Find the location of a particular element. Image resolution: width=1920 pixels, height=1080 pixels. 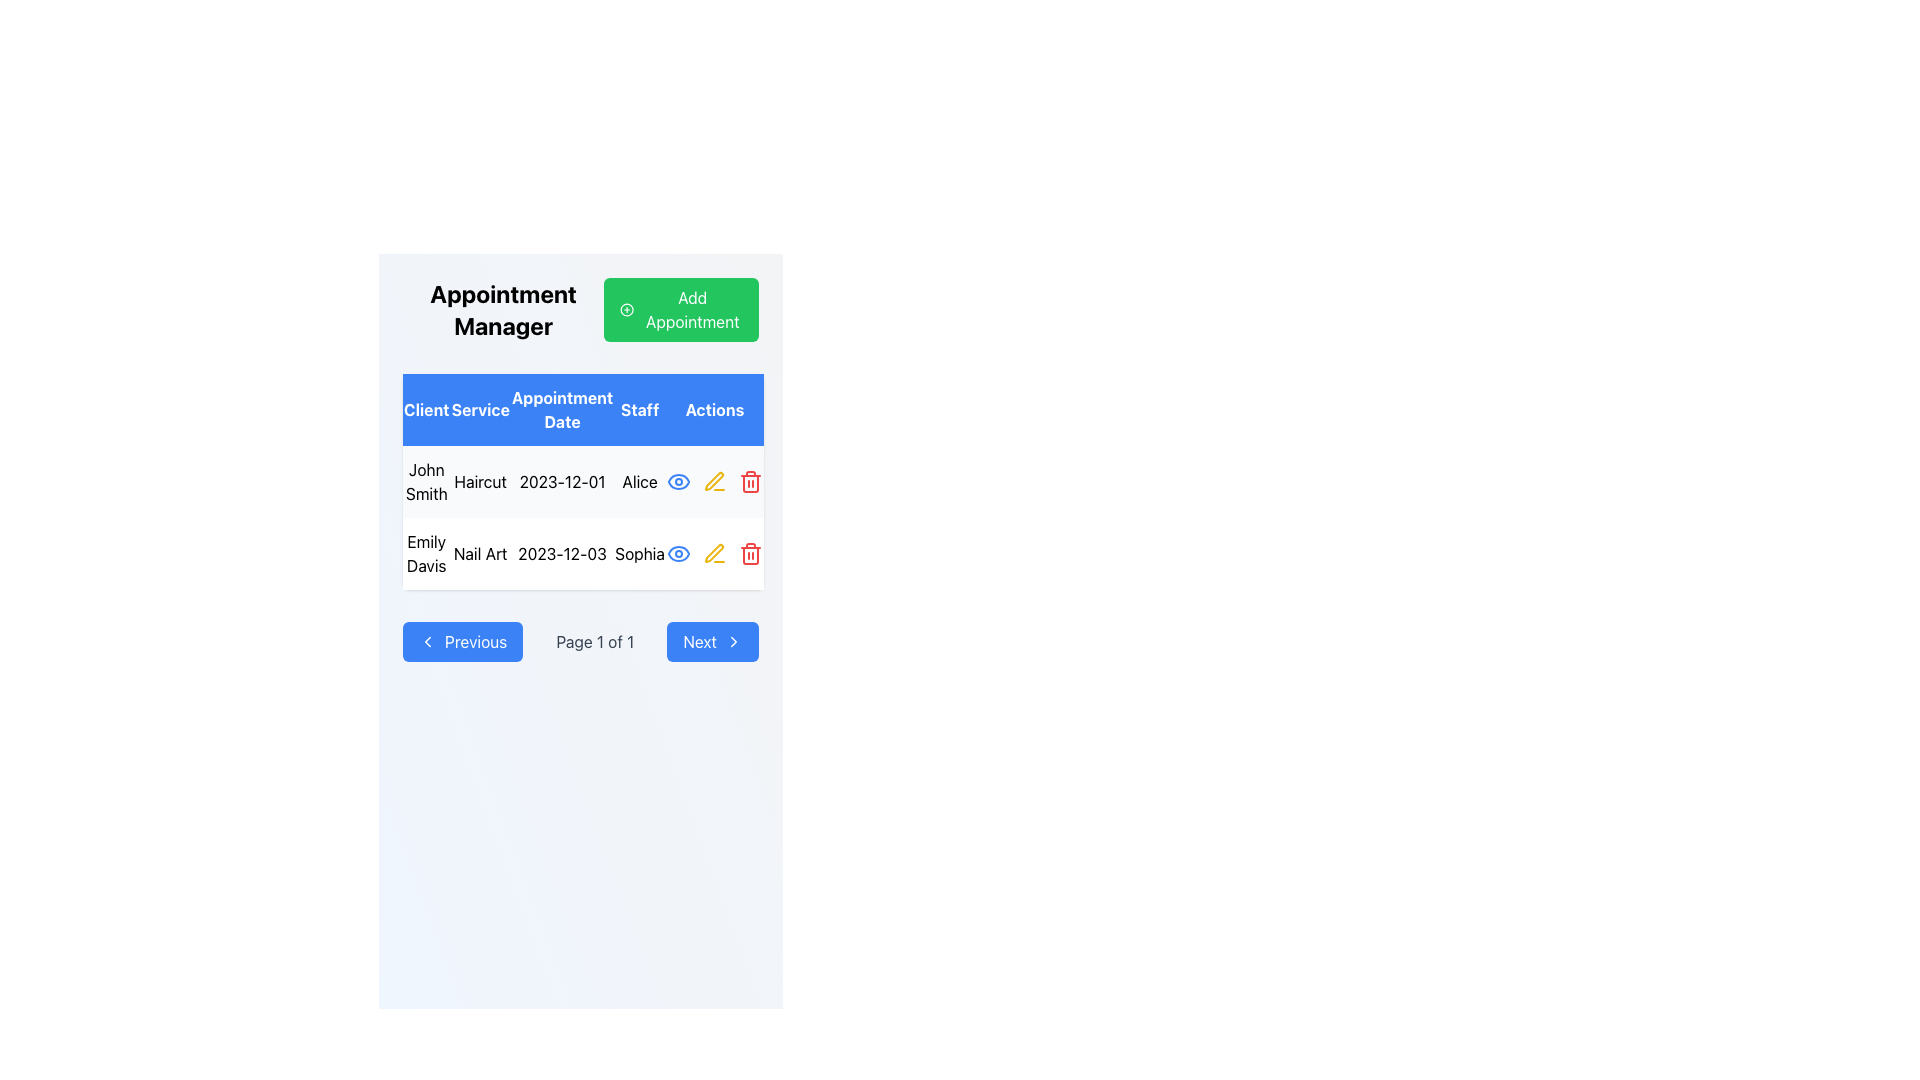

the second row of the Appointment Manager table is located at coordinates (582, 516).